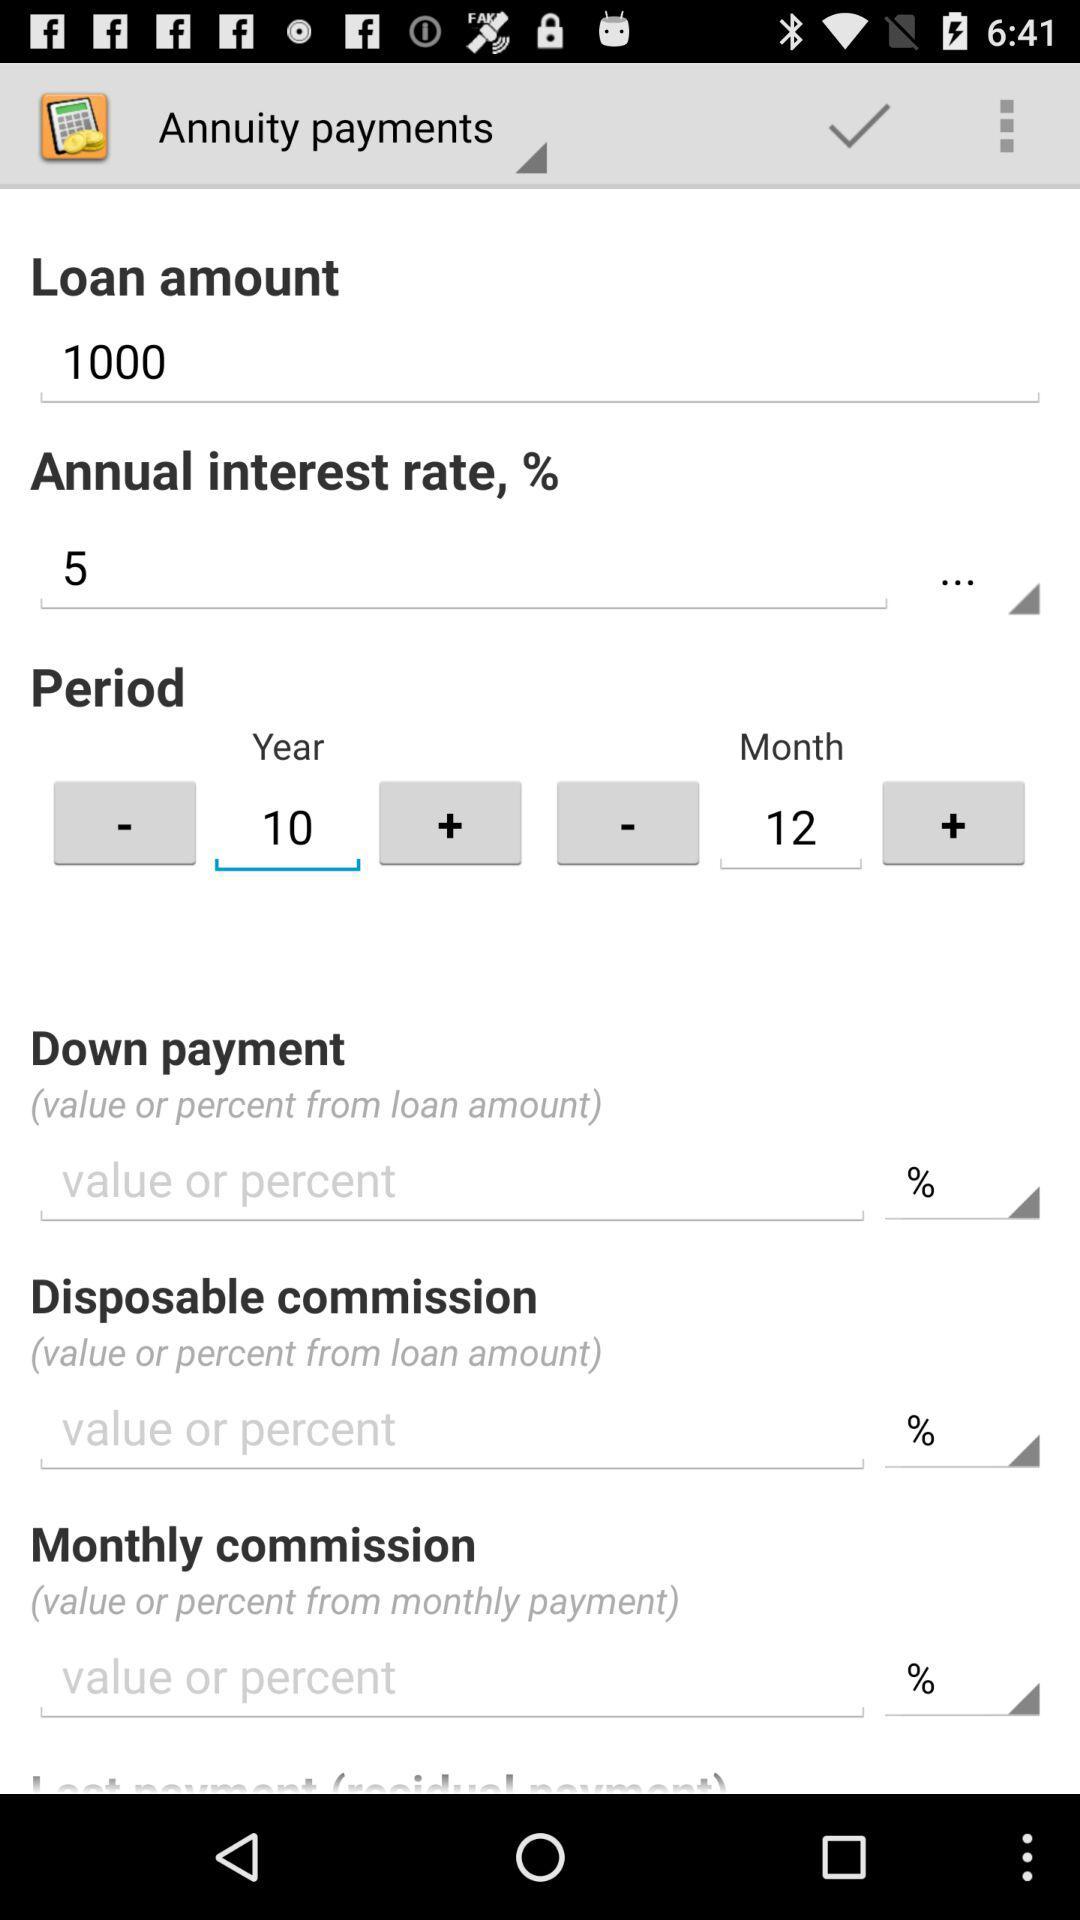  I want to click on the second text field under monthly commission, so click(961, 1678).